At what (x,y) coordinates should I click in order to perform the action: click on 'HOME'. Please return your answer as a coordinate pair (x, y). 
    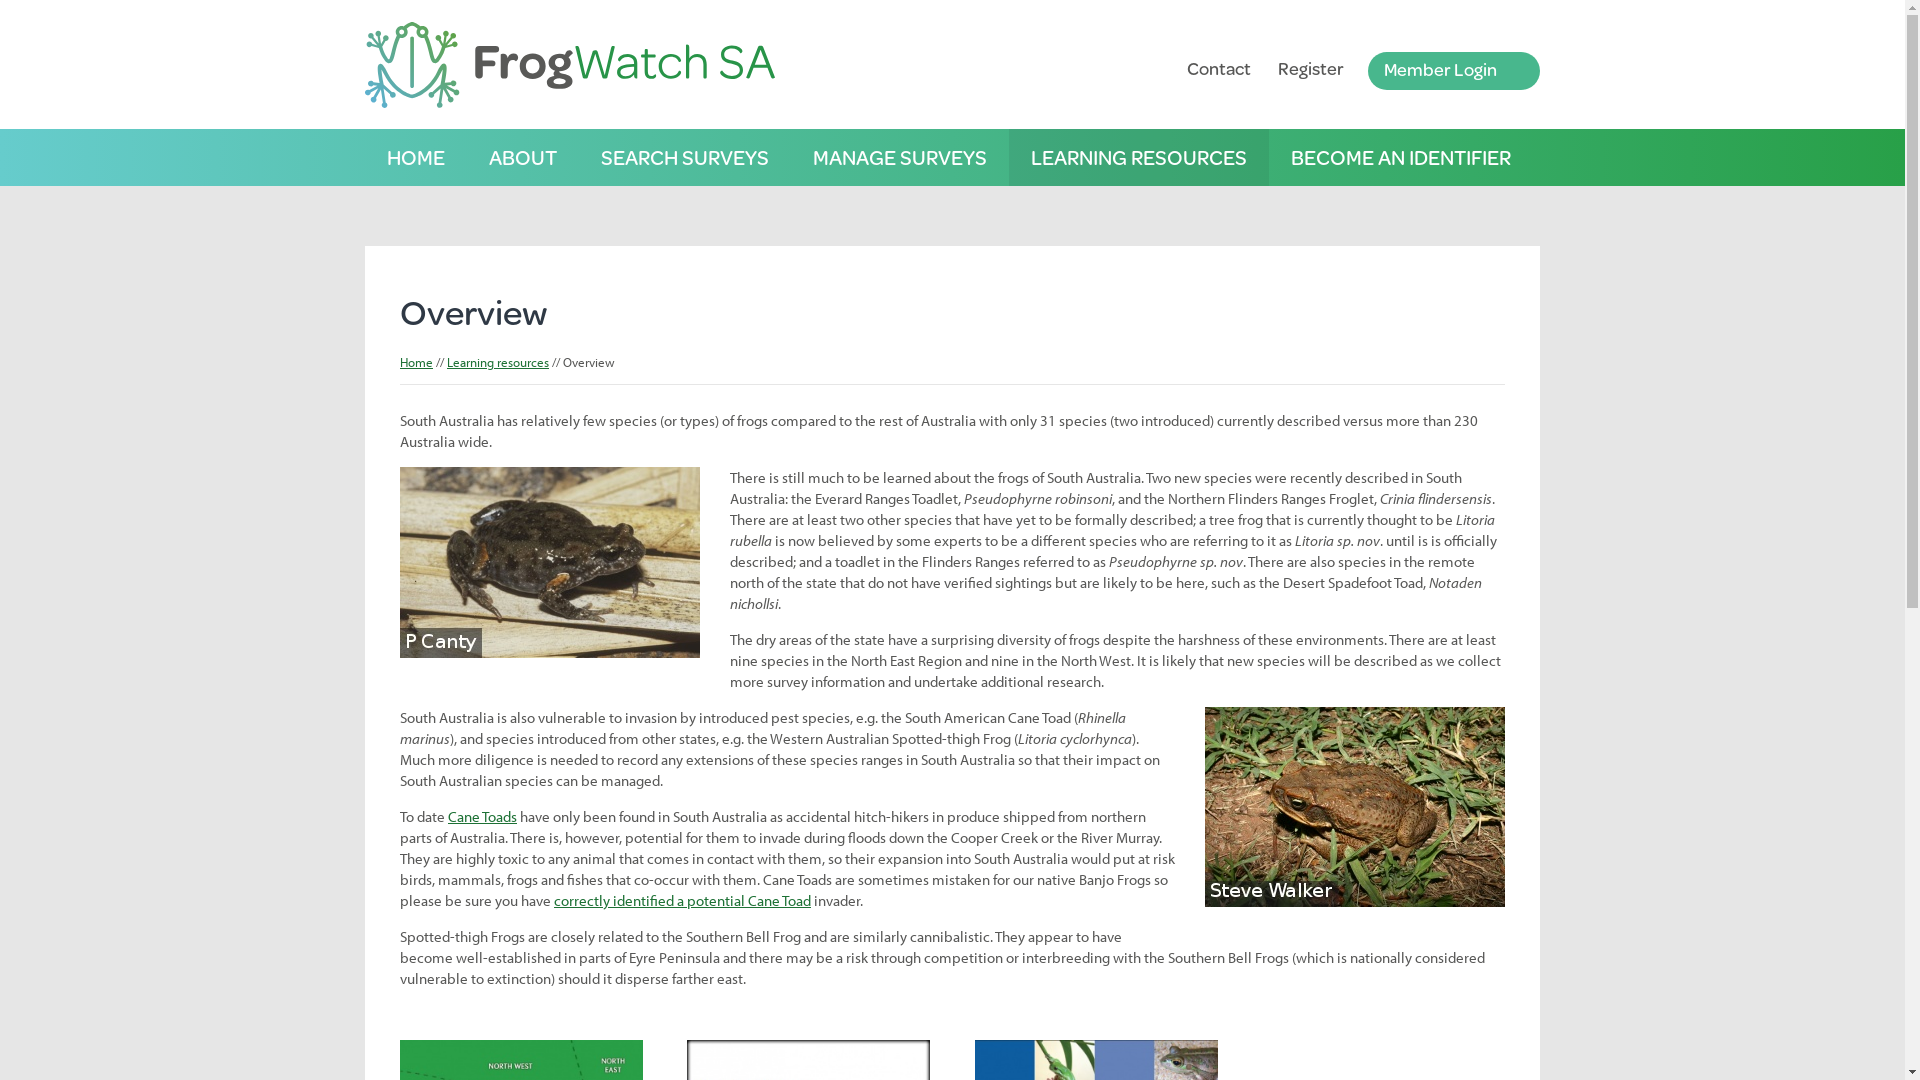
    Looking at the image, I should click on (415, 156).